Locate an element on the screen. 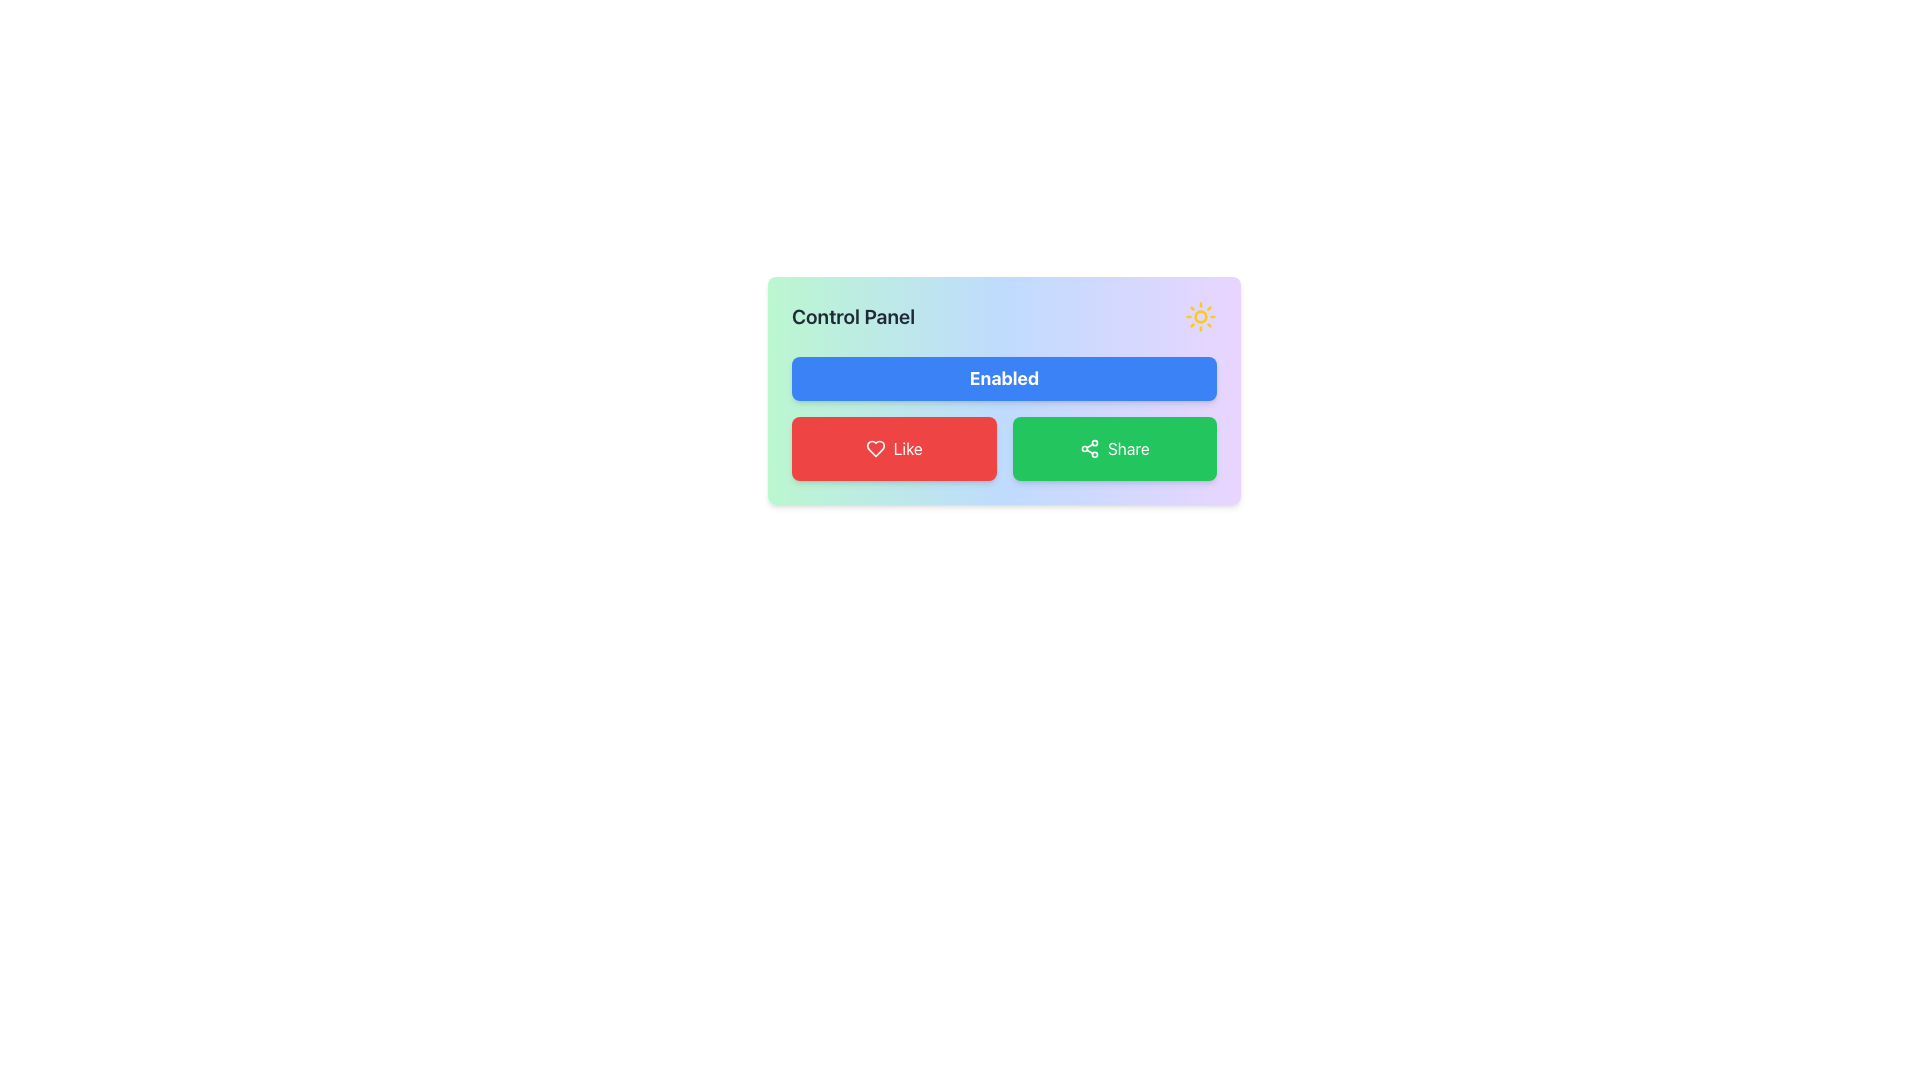 The image size is (1920, 1080). the heart icon inside the red 'Like' button to express appreciation is located at coordinates (875, 447).